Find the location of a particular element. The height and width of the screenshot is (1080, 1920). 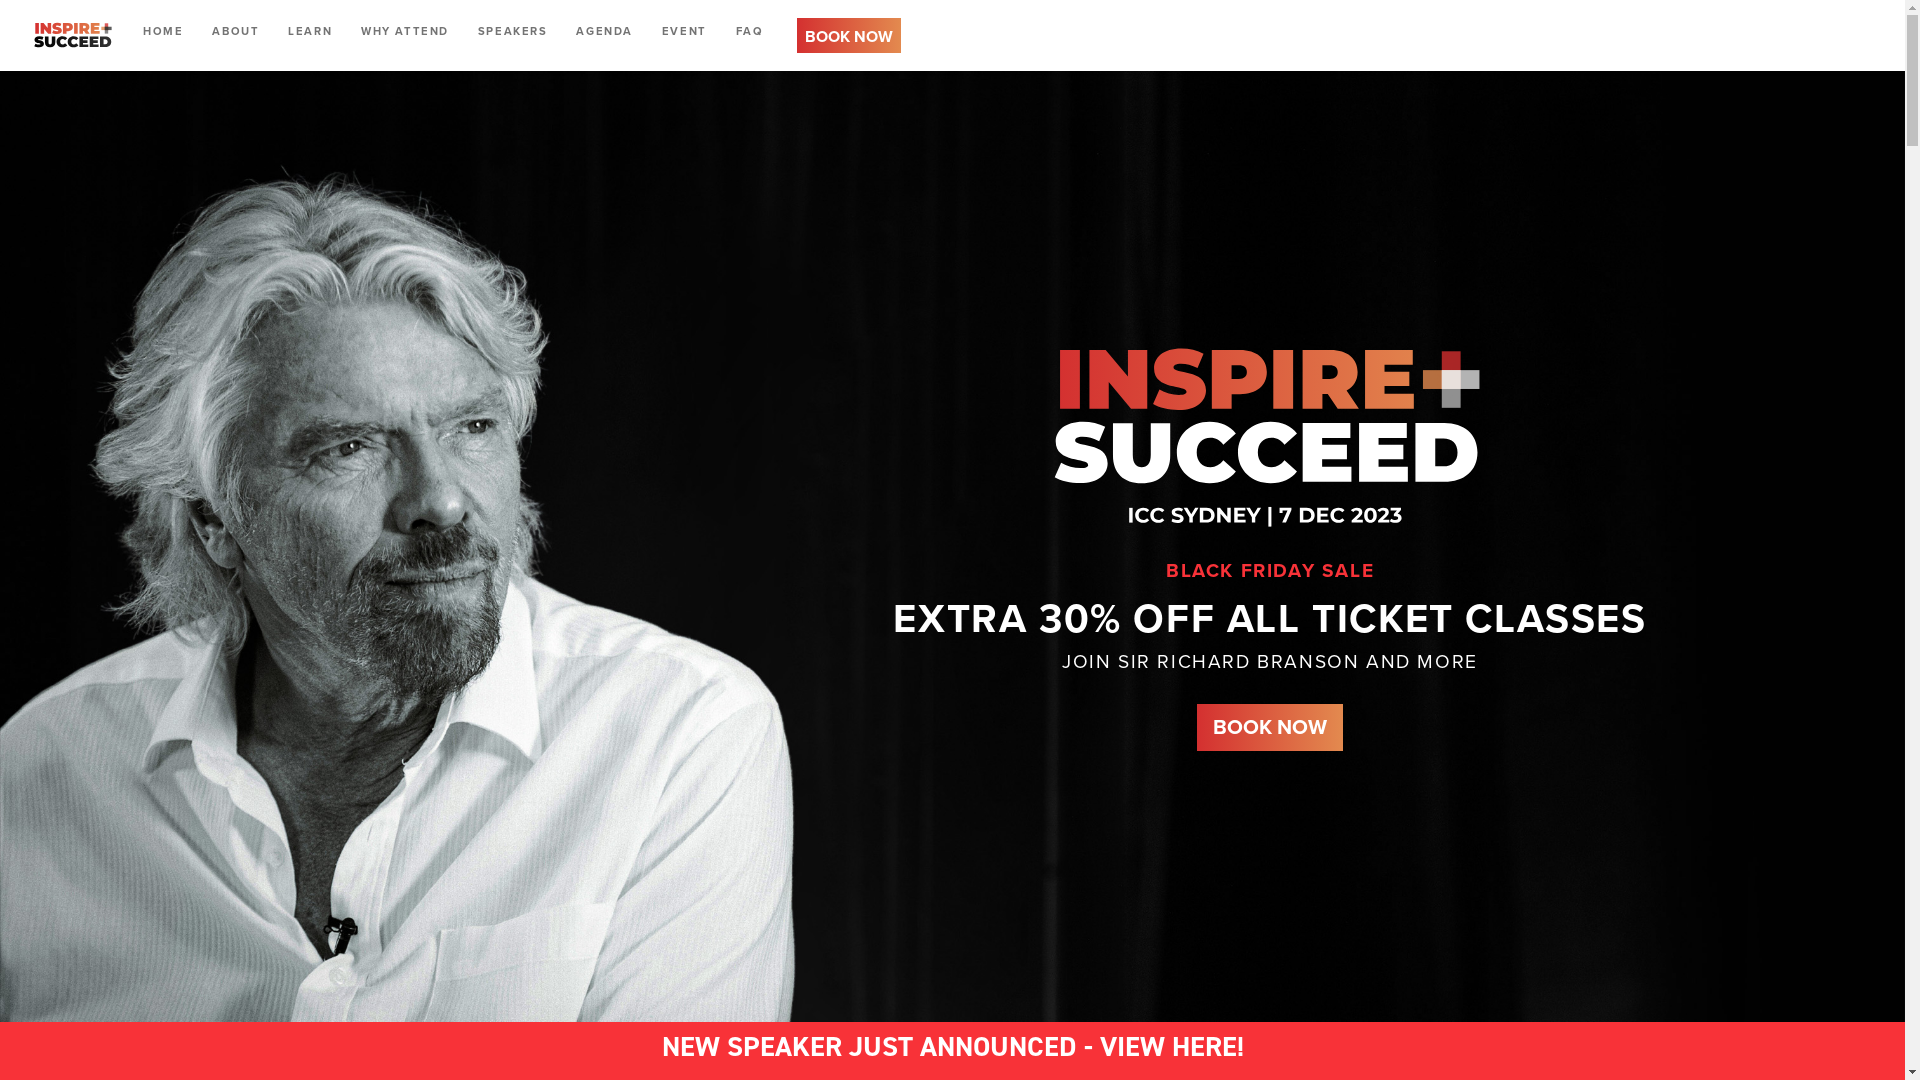

'ABOUT' is located at coordinates (235, 30).